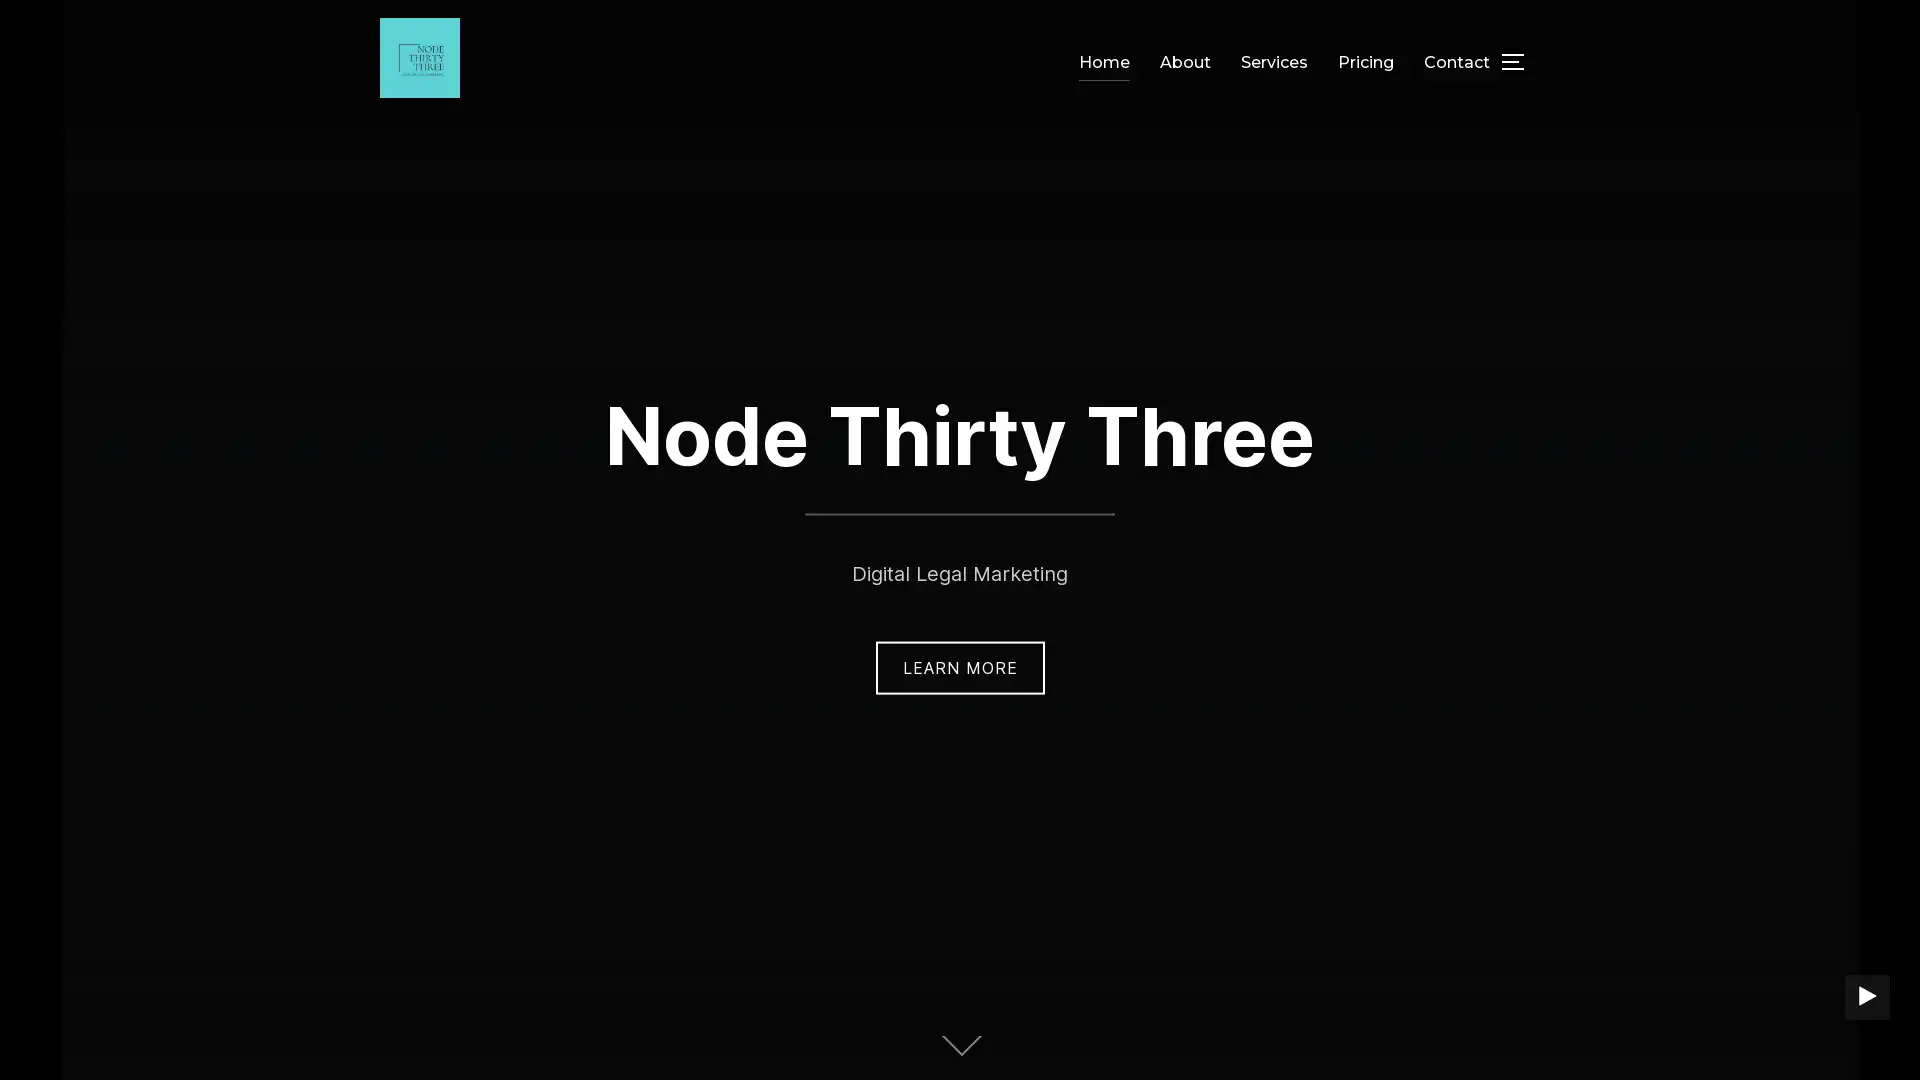 The width and height of the screenshot is (1920, 1080). What do you see at coordinates (1866, 997) in the screenshot?
I see `PLAY BACKGROUND VIDEO` at bounding box center [1866, 997].